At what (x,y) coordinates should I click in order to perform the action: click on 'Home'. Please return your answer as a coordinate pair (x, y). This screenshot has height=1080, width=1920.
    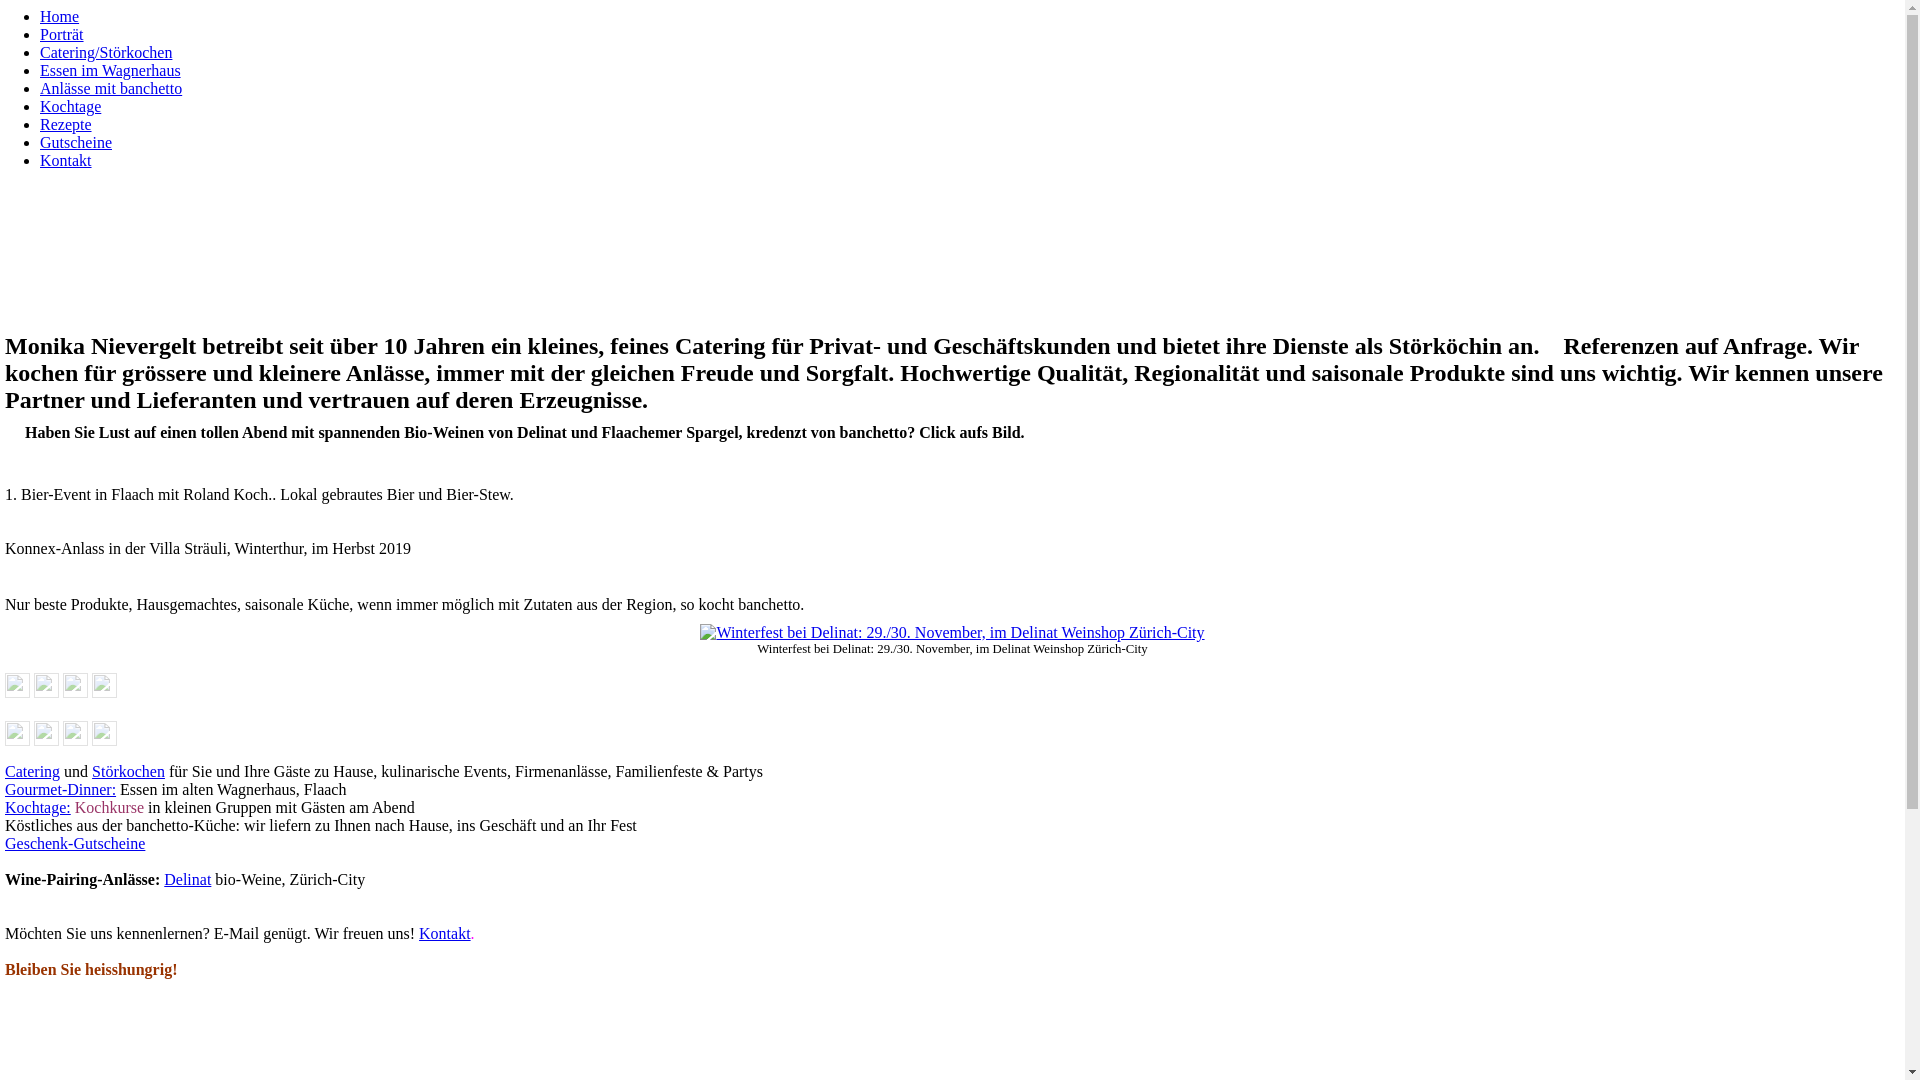
    Looking at the image, I should click on (59, 16).